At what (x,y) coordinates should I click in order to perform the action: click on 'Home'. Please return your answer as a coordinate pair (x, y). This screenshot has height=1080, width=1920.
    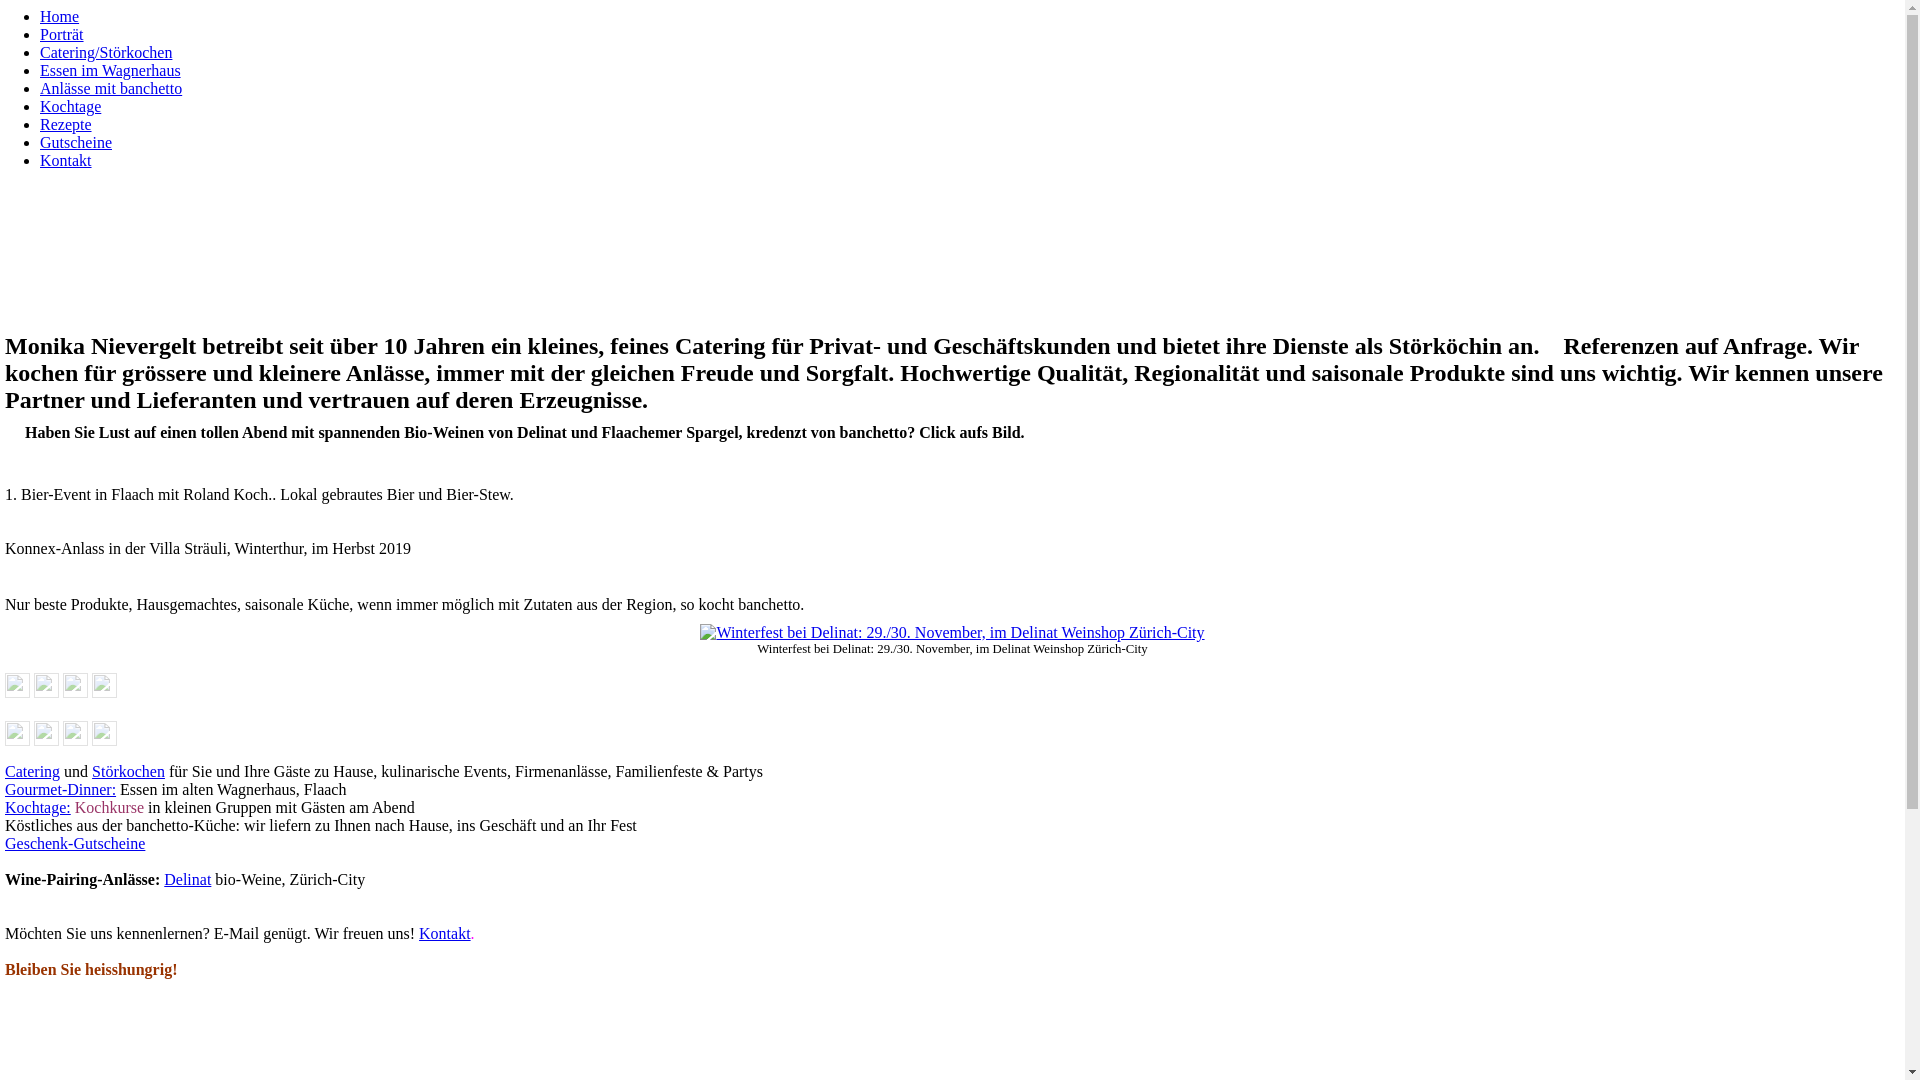
    Looking at the image, I should click on (59, 16).